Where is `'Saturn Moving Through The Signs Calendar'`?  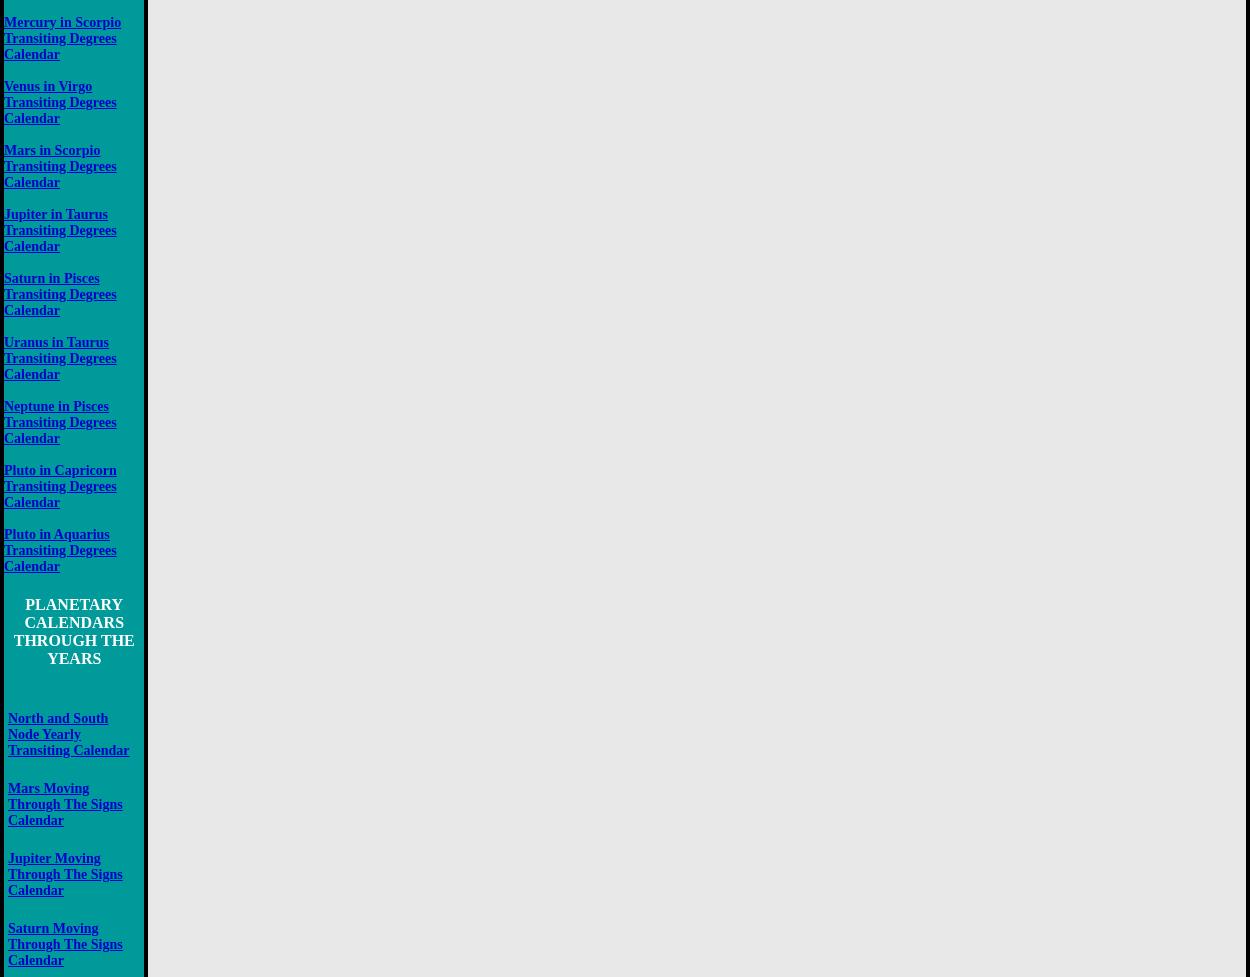 'Saturn Moving Through The Signs Calendar' is located at coordinates (64, 943).